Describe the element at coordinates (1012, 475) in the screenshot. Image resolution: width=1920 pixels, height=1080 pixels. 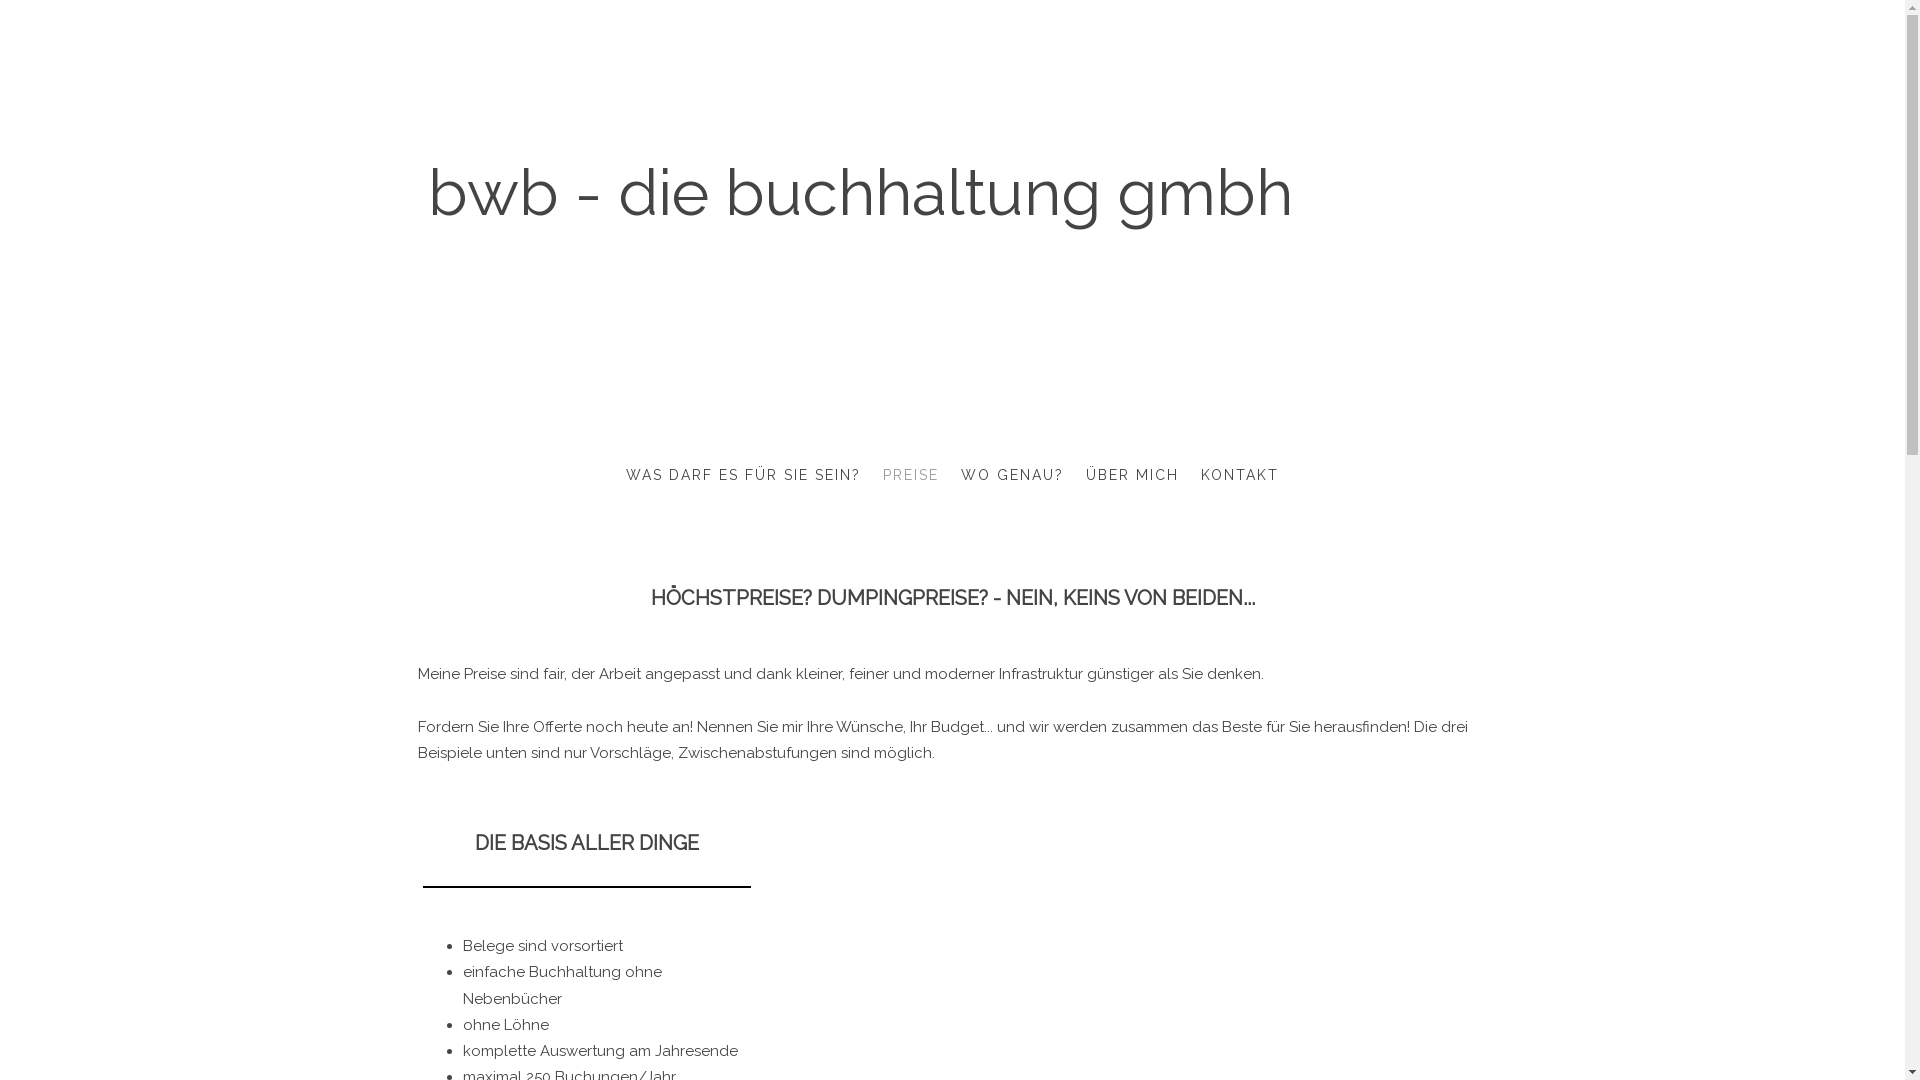
I see `'WO GENAU?'` at that location.